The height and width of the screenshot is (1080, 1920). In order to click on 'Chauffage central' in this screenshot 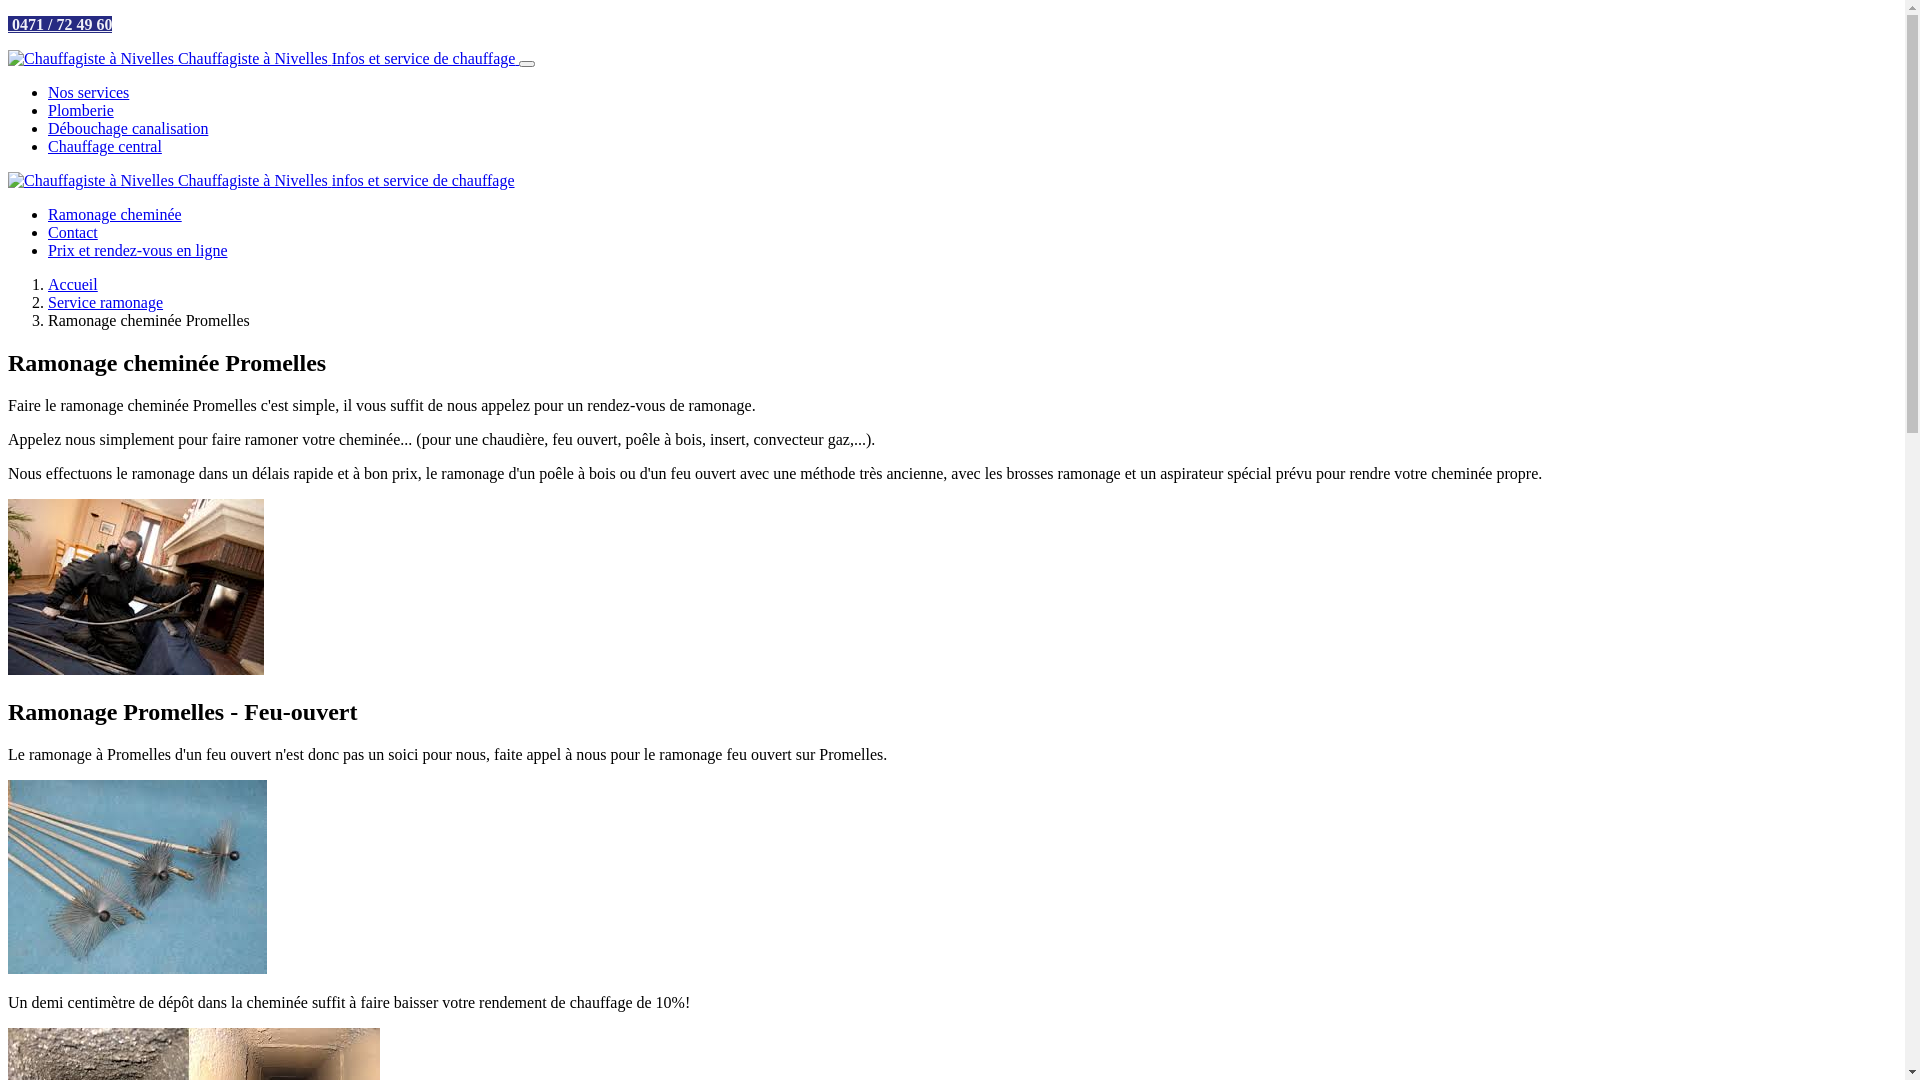, I will do `click(104, 145)`.